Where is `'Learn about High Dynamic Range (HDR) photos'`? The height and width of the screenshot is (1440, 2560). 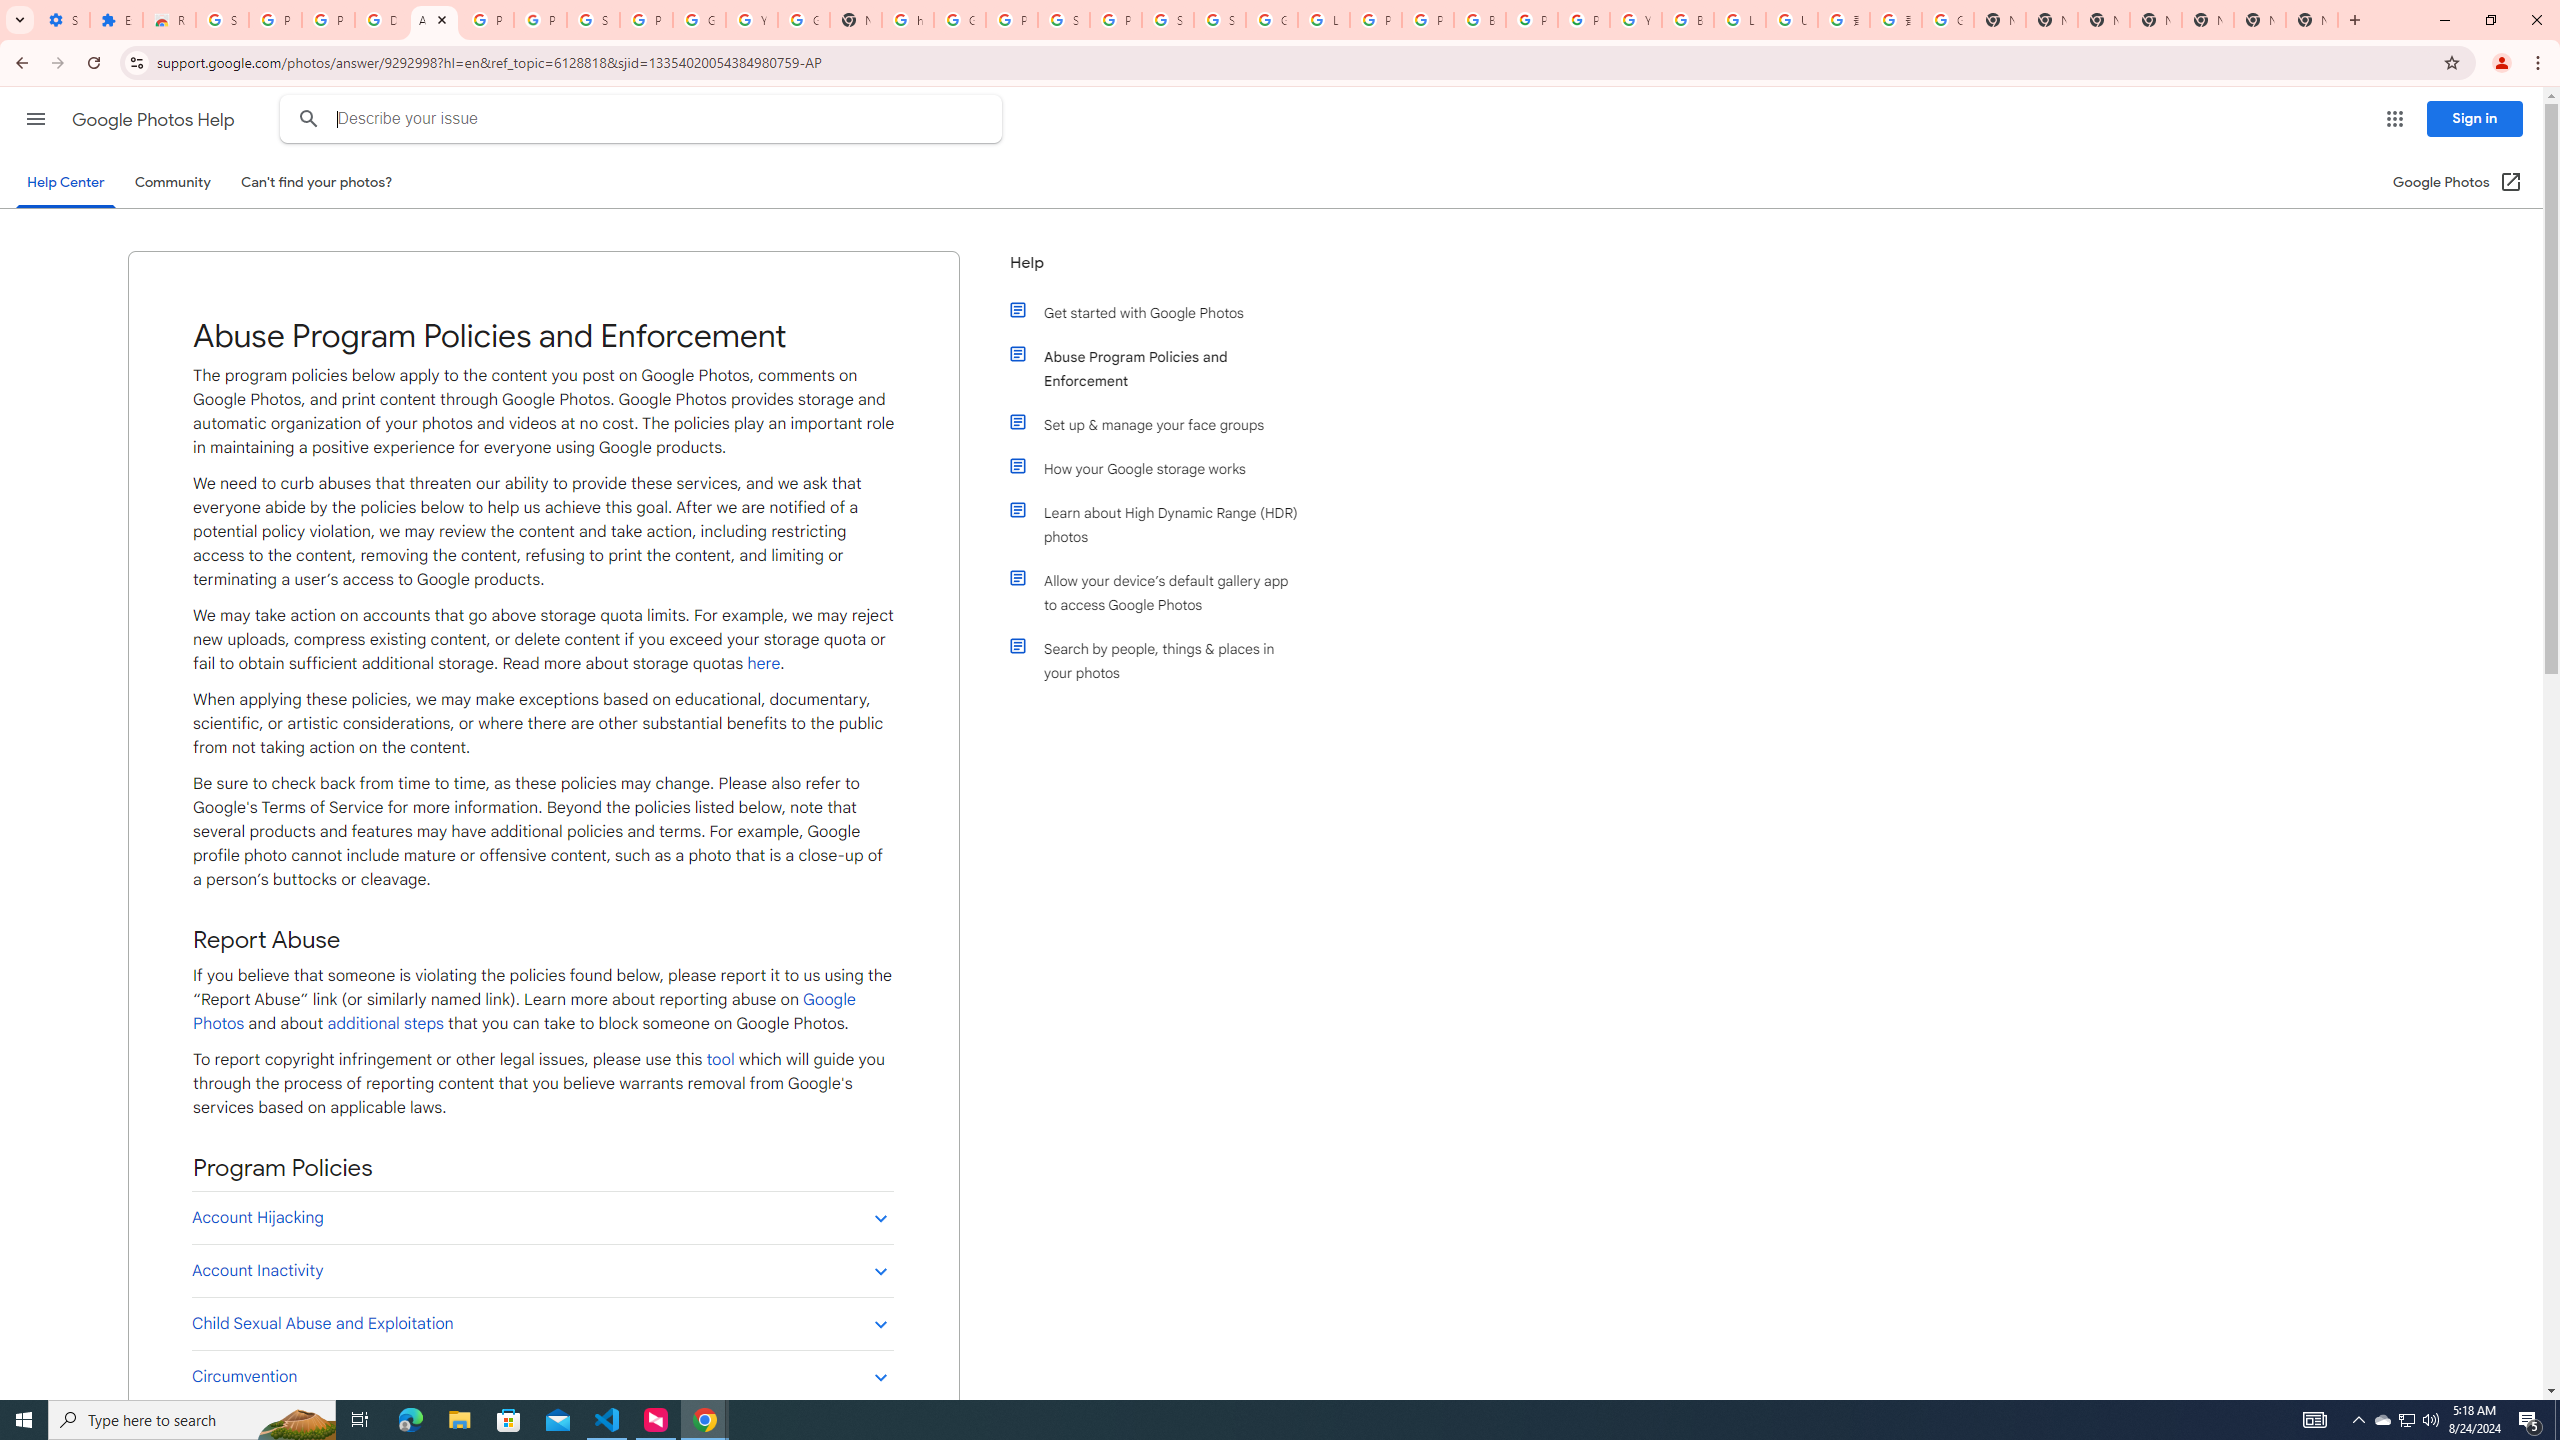
'Learn about High Dynamic Range (HDR) photos' is located at coordinates (1162, 524).